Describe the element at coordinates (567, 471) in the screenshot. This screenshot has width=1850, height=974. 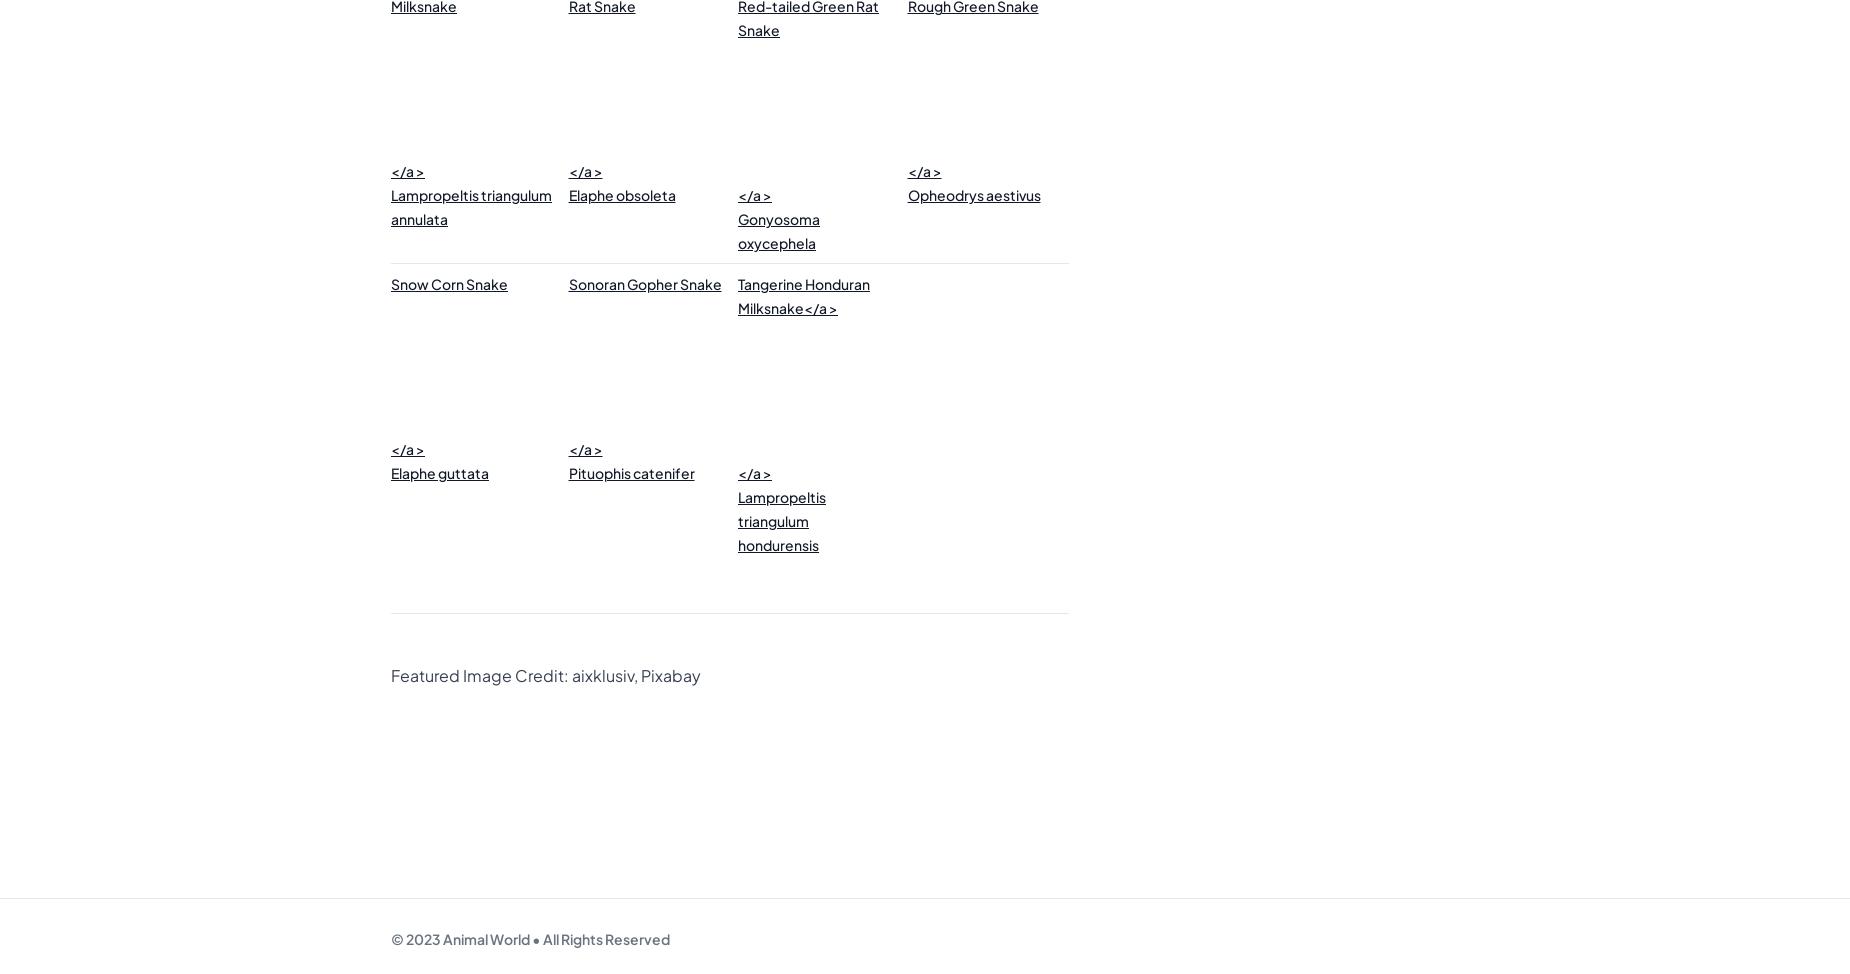
I see `'Pituophis catenifer'` at that location.